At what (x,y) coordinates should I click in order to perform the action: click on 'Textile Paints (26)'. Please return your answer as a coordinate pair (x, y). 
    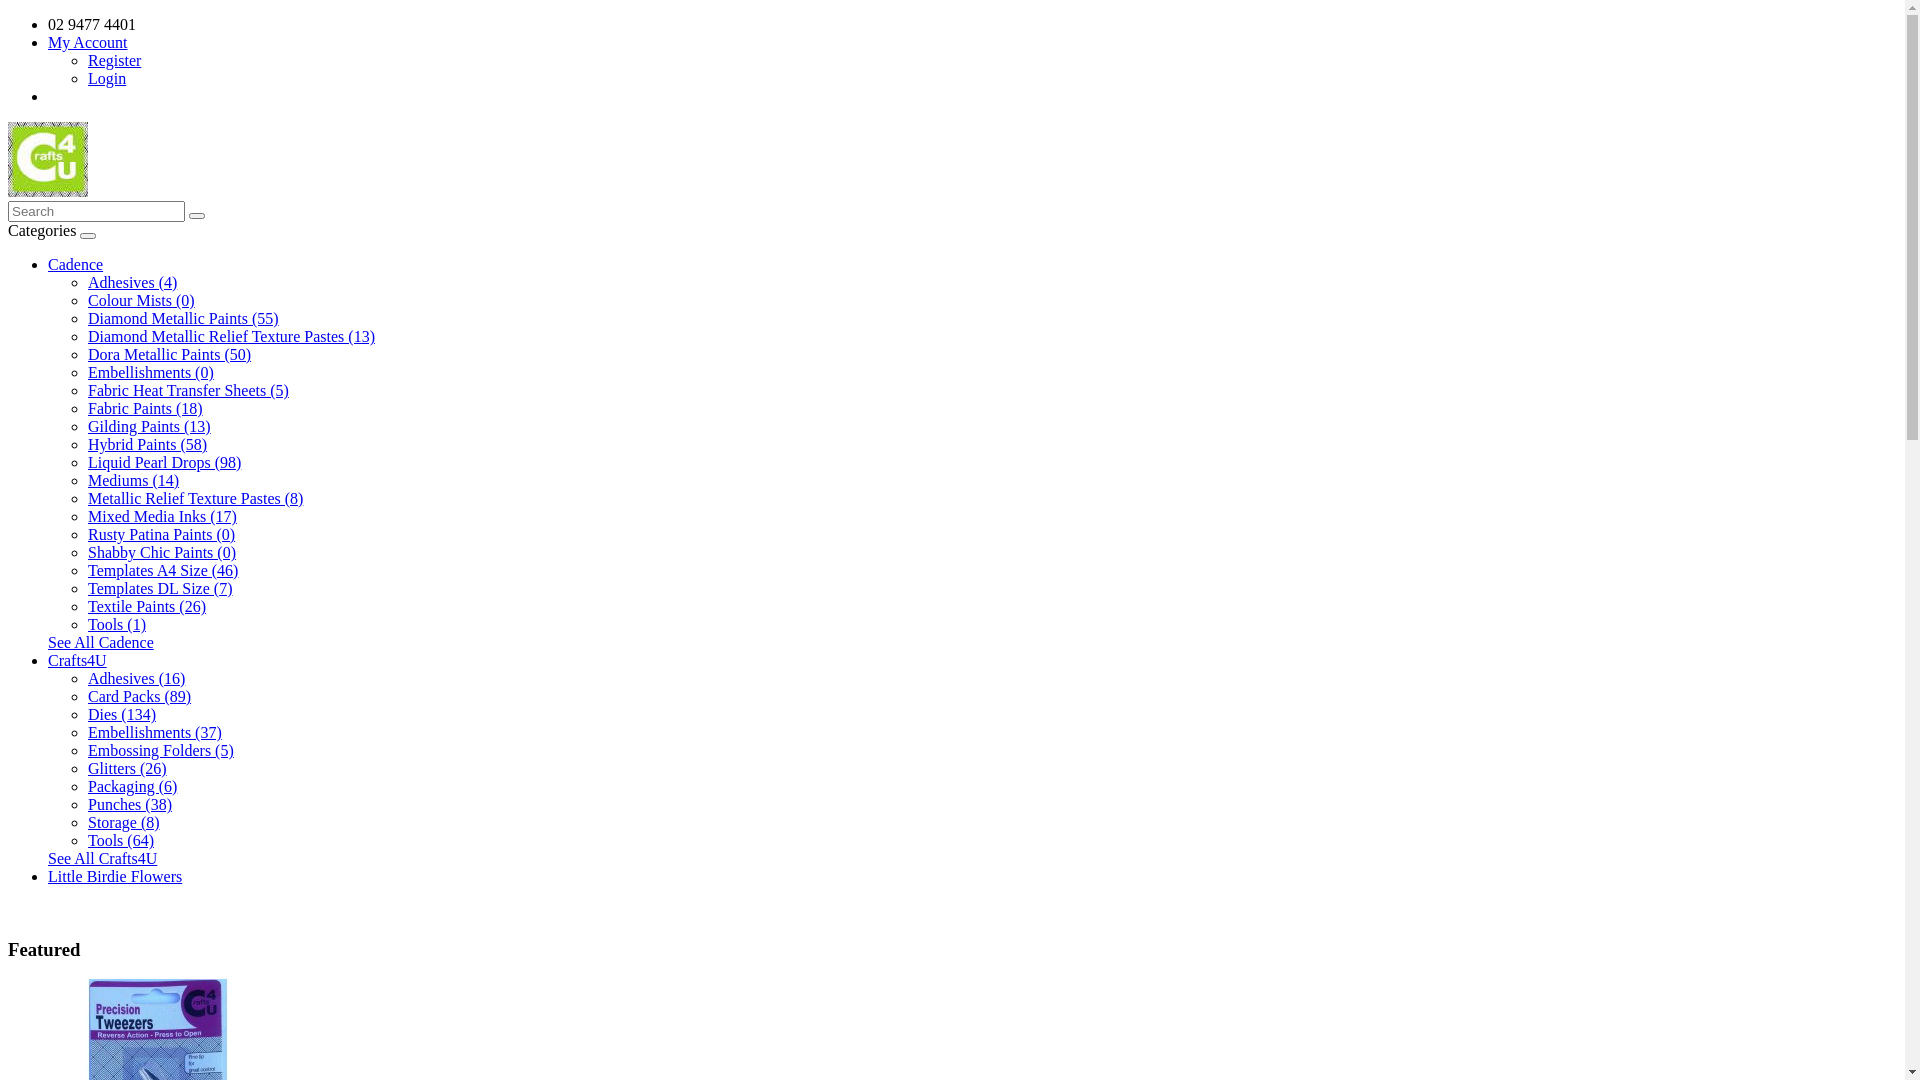
    Looking at the image, I should click on (146, 605).